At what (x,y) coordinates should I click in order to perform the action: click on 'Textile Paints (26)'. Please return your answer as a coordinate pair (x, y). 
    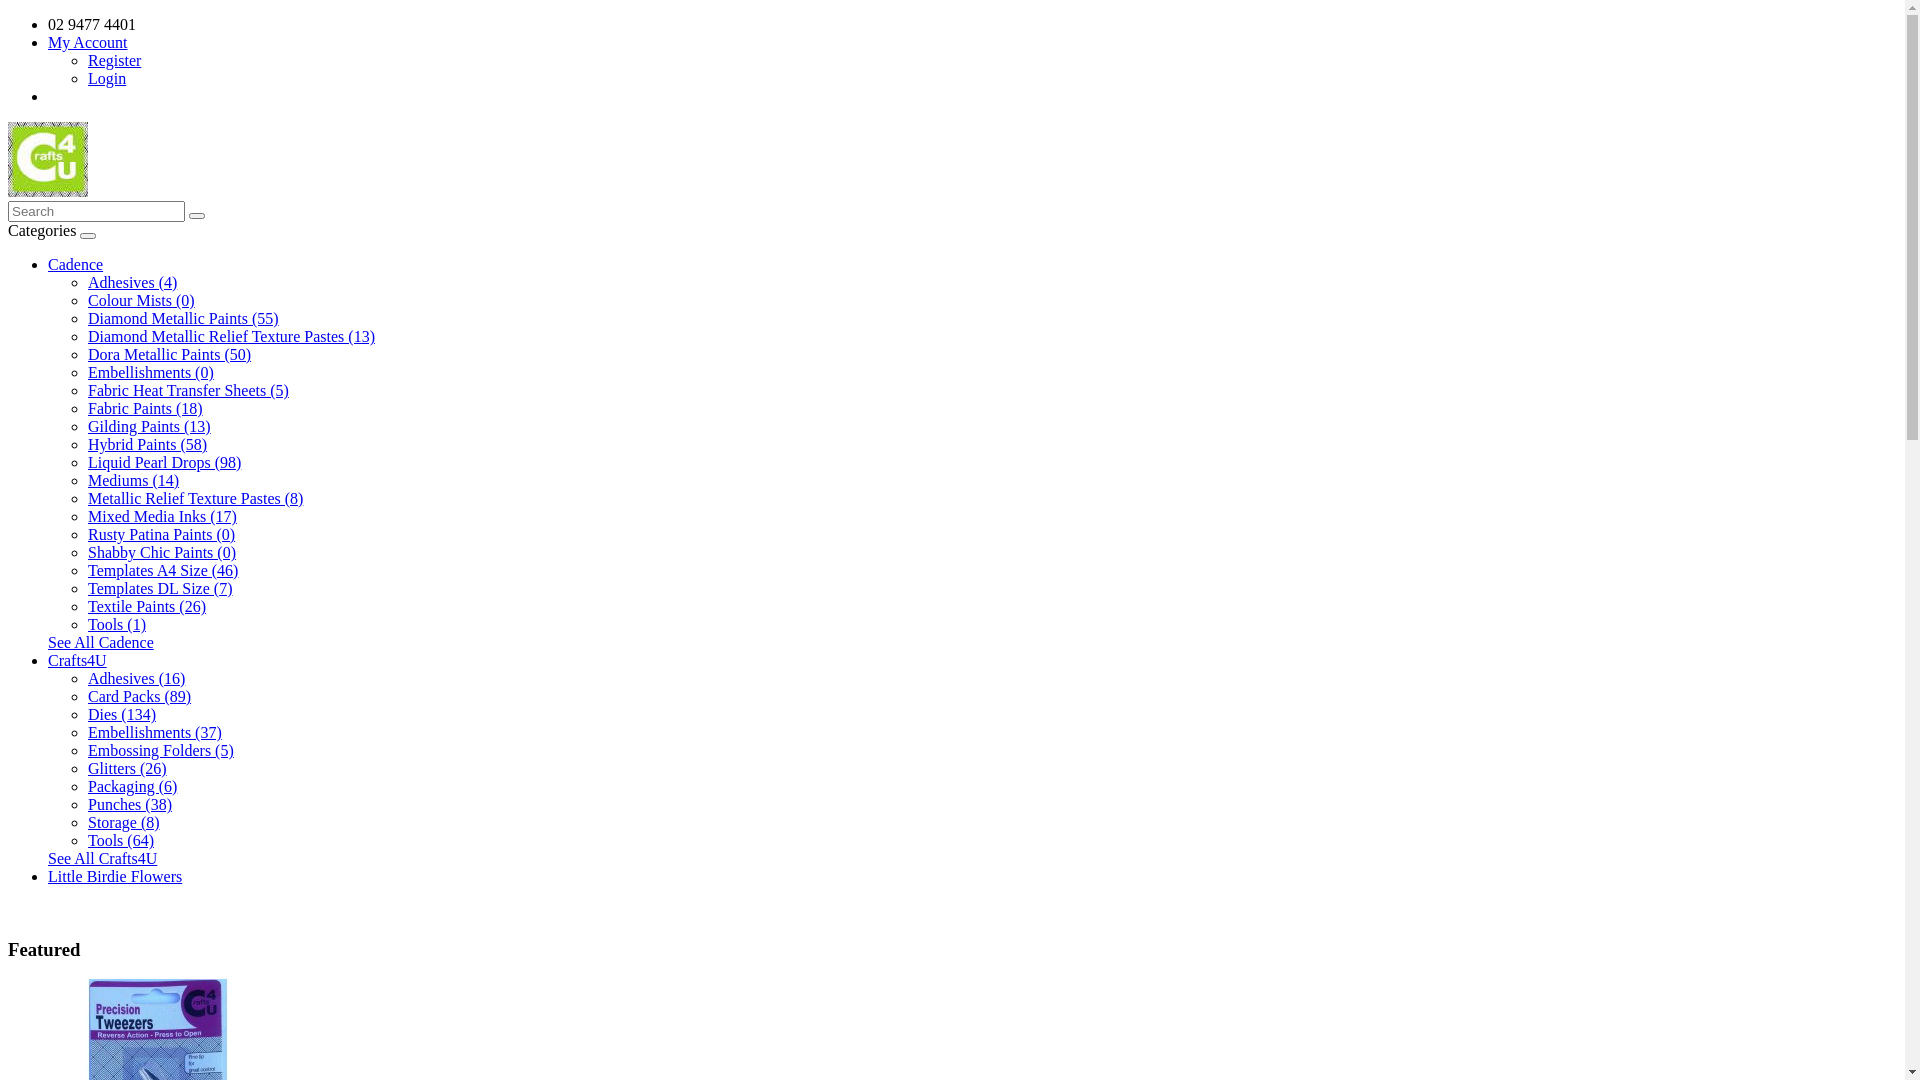
    Looking at the image, I should click on (146, 605).